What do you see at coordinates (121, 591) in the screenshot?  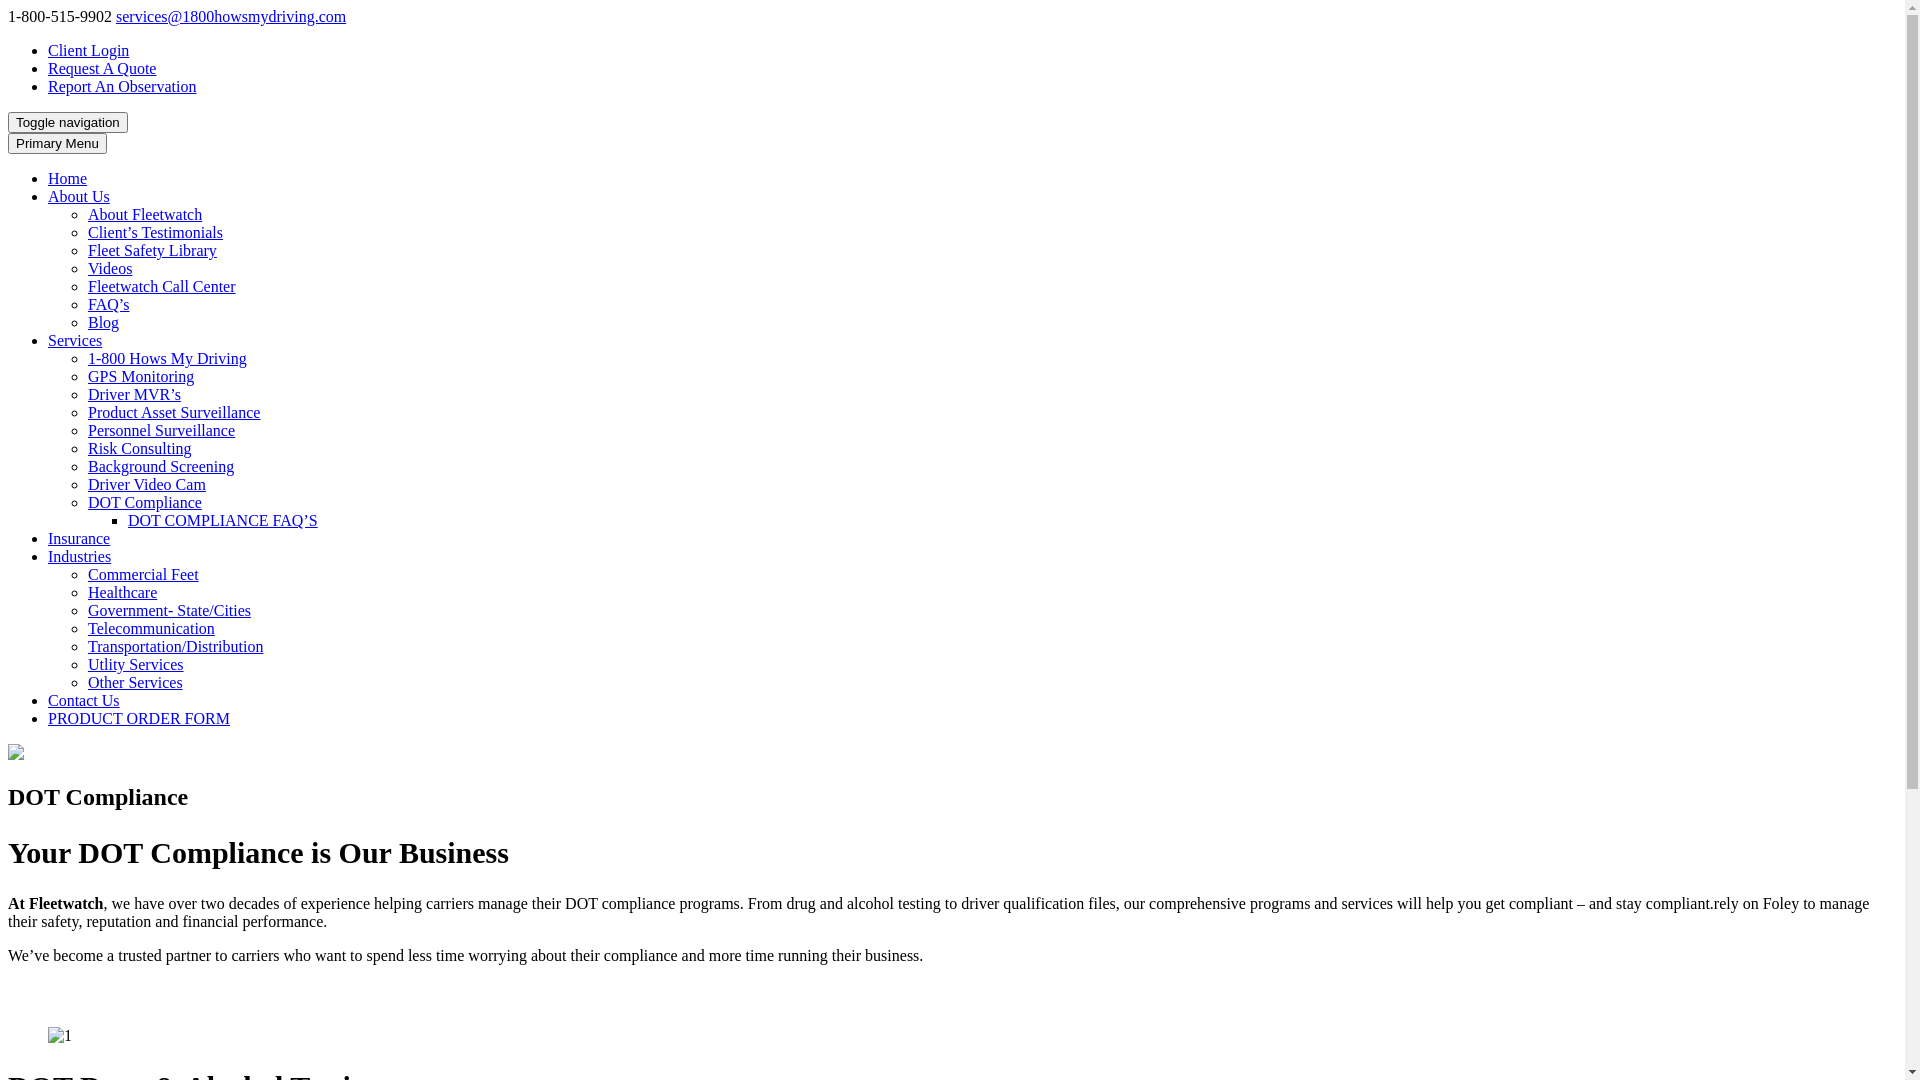 I see `'Healthcare'` at bounding box center [121, 591].